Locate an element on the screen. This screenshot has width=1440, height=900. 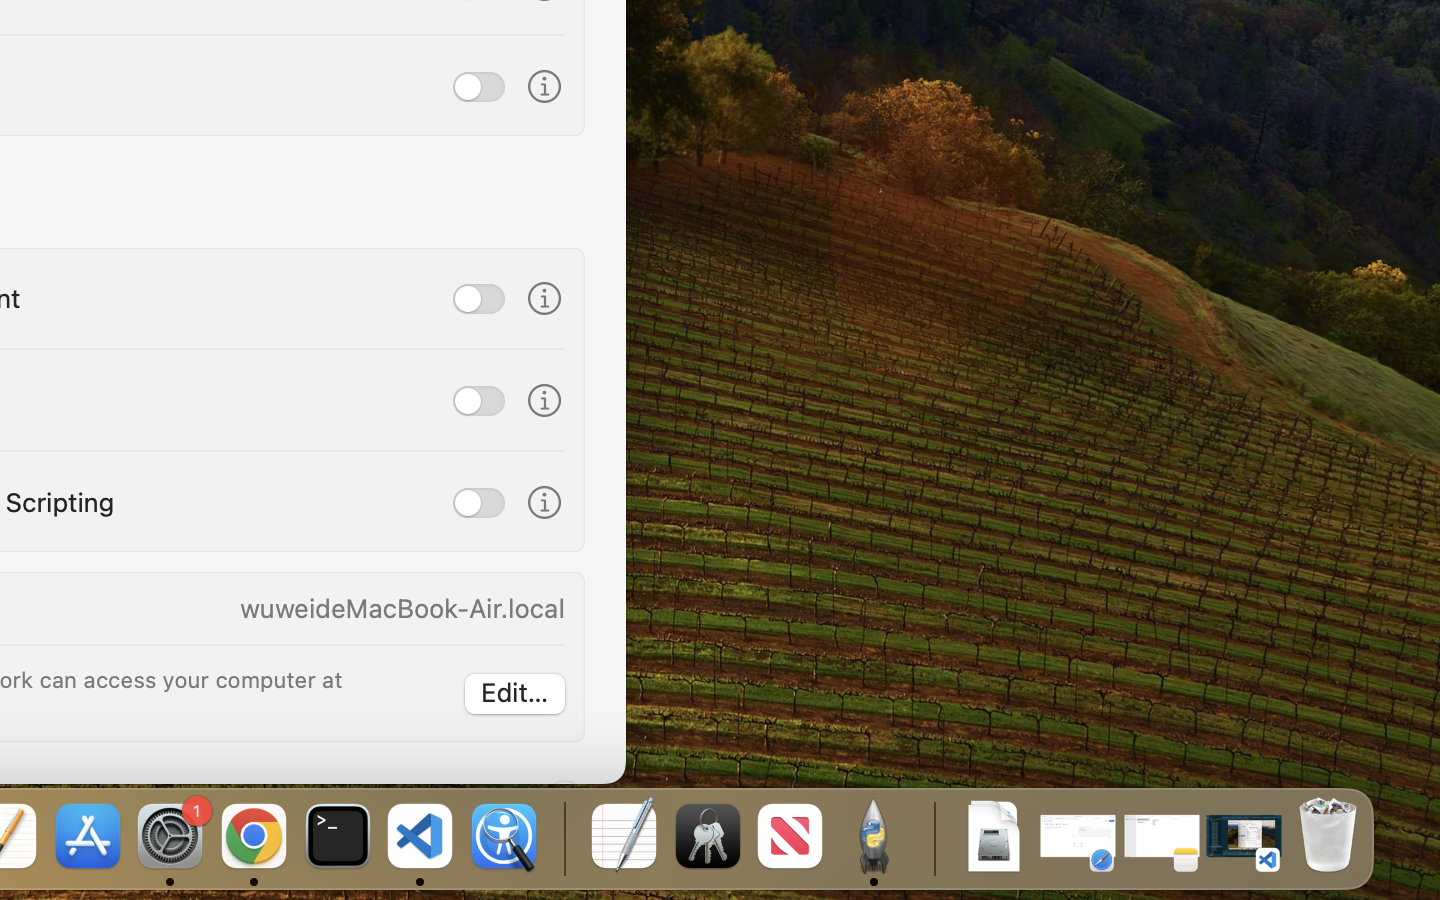
'wuweideMacBook-Air.local' is located at coordinates (401, 608).